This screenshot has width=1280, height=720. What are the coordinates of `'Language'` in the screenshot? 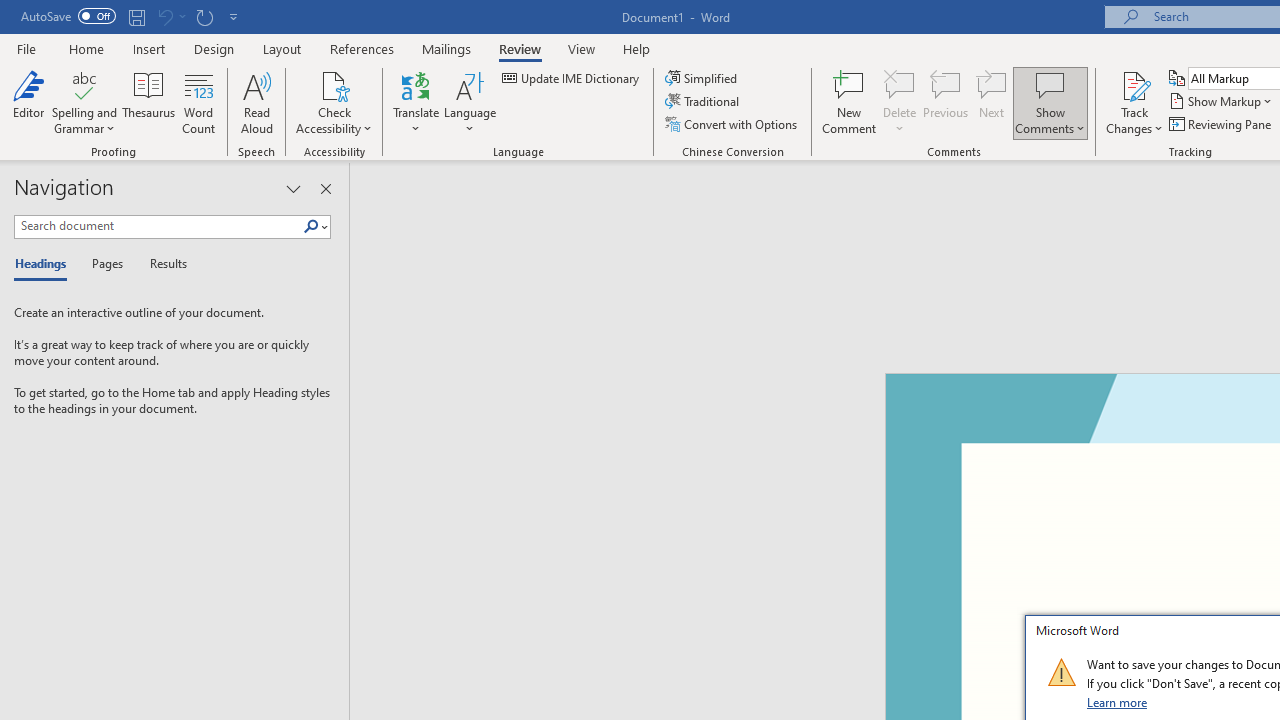 It's located at (469, 103).